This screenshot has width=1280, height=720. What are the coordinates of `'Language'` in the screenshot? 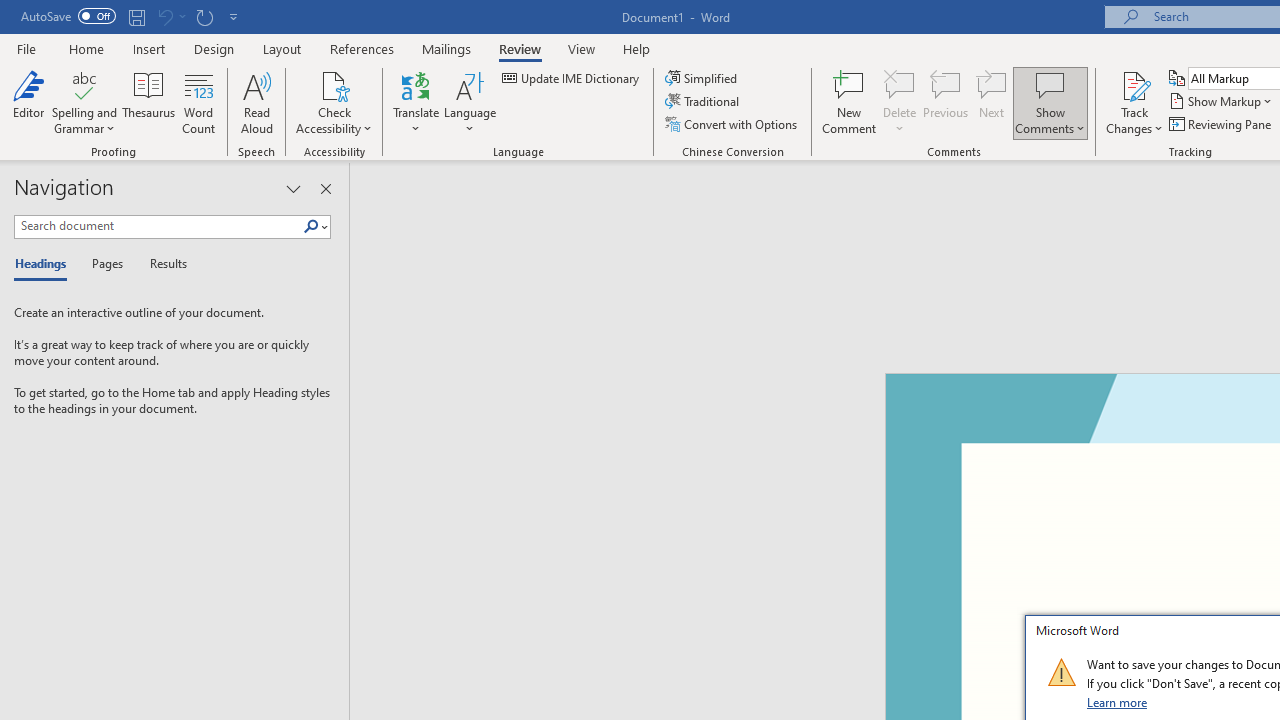 It's located at (469, 103).